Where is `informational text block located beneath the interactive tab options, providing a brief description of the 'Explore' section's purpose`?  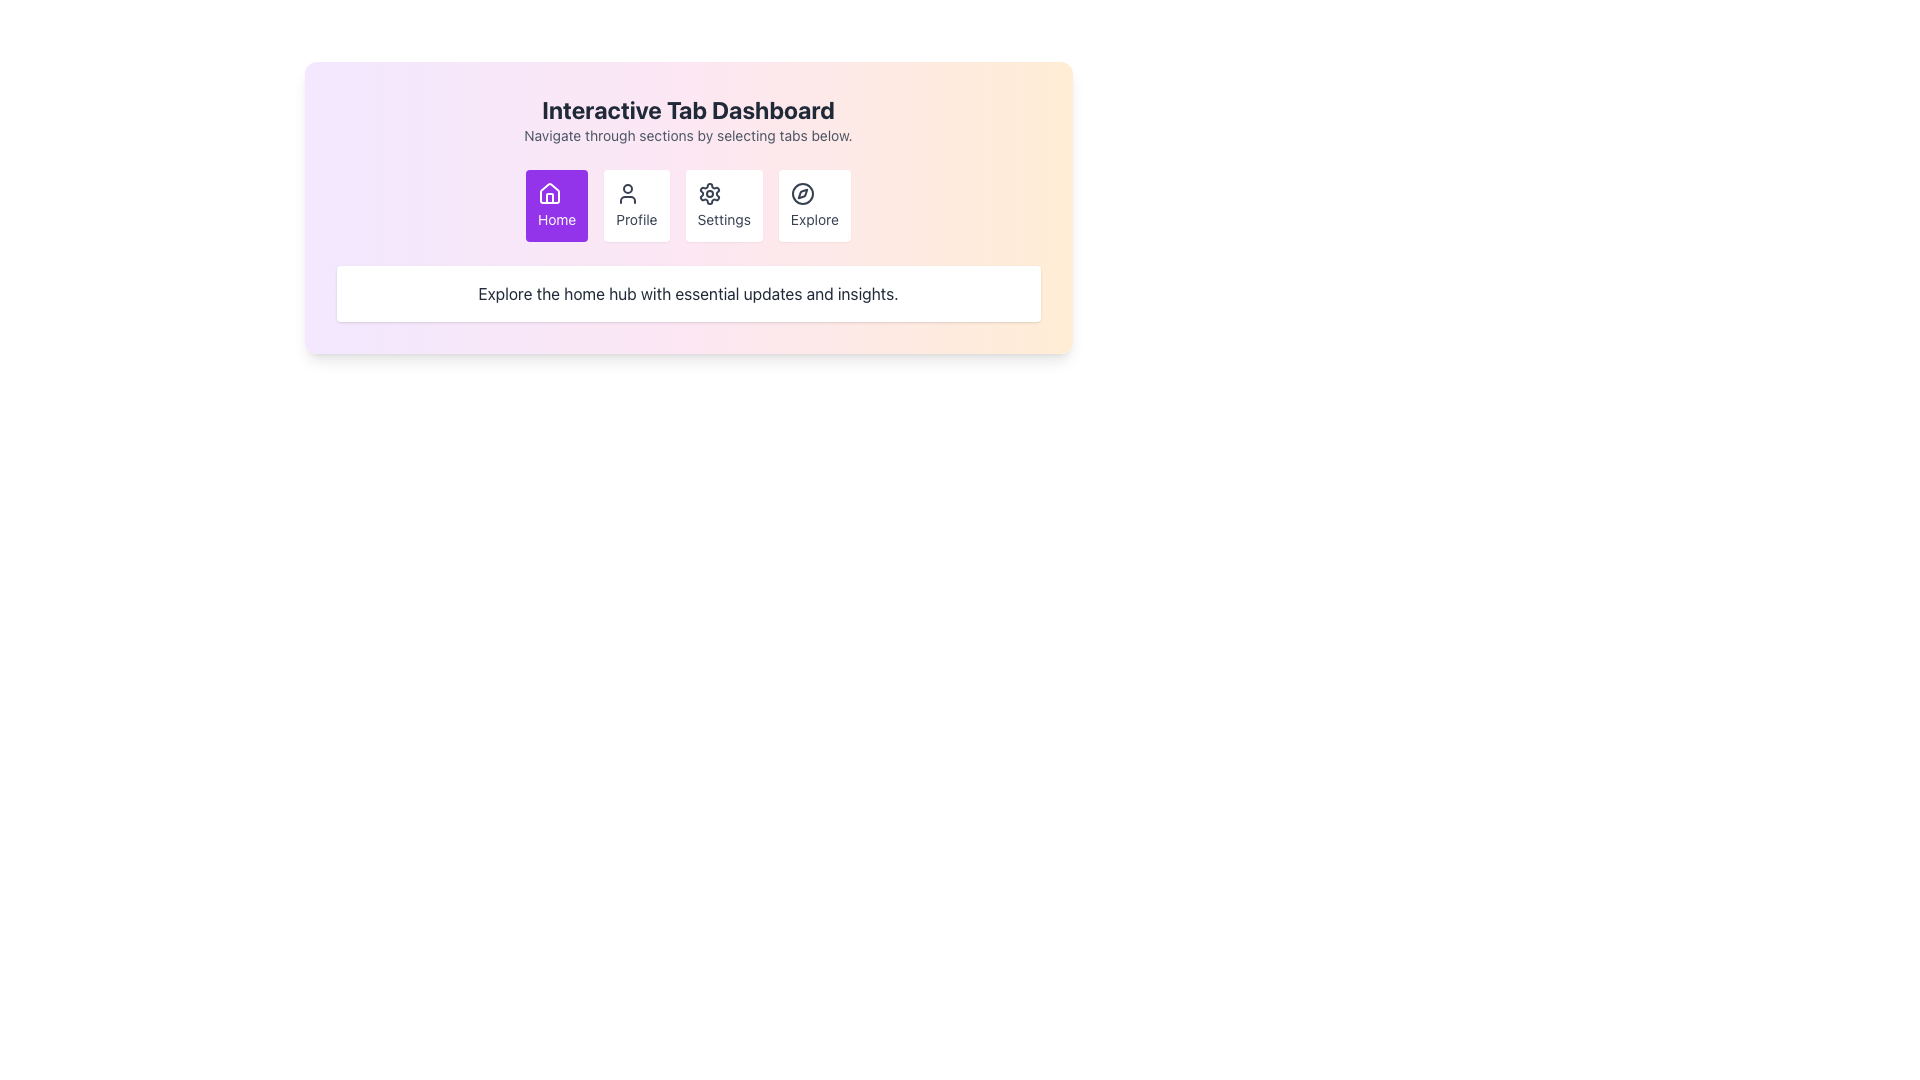 informational text block located beneath the interactive tab options, providing a brief description of the 'Explore' section's purpose is located at coordinates (688, 293).